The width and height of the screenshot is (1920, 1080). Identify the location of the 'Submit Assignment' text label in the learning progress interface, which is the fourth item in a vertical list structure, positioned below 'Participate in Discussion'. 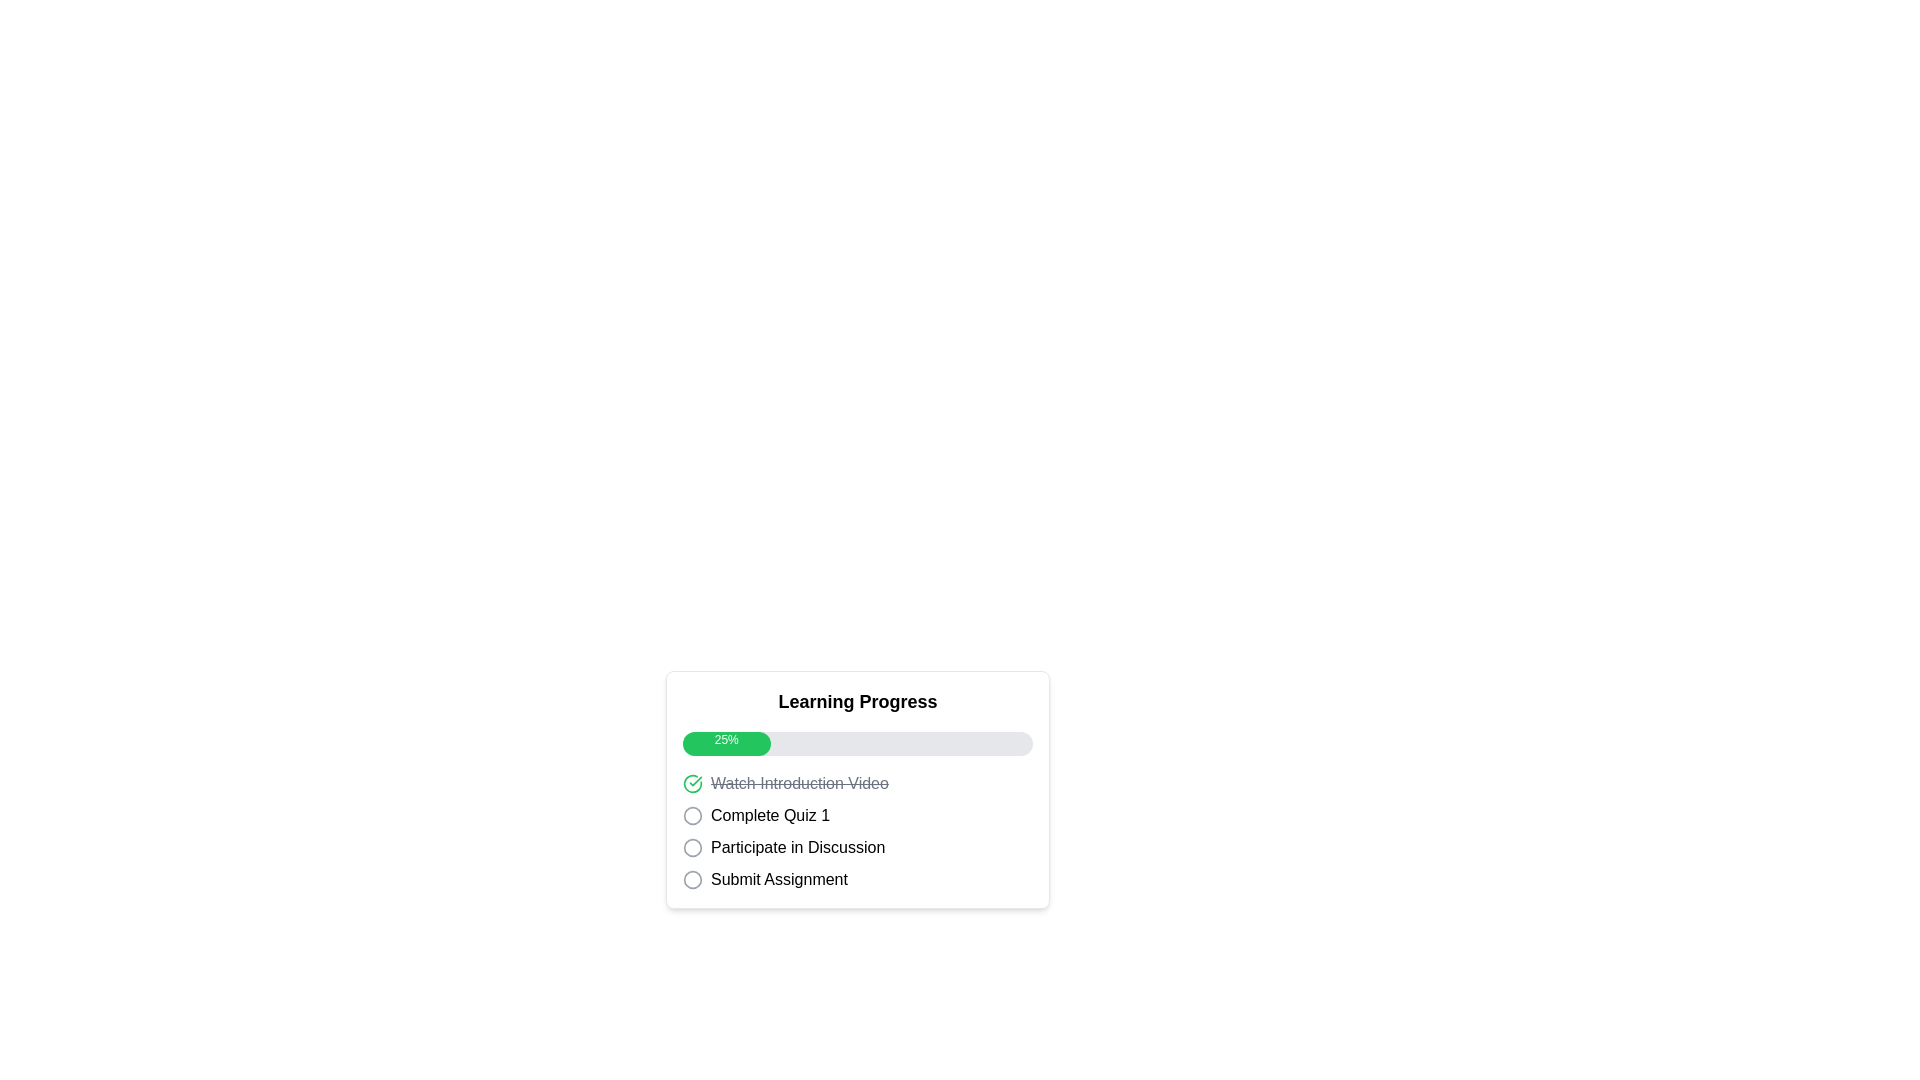
(778, 878).